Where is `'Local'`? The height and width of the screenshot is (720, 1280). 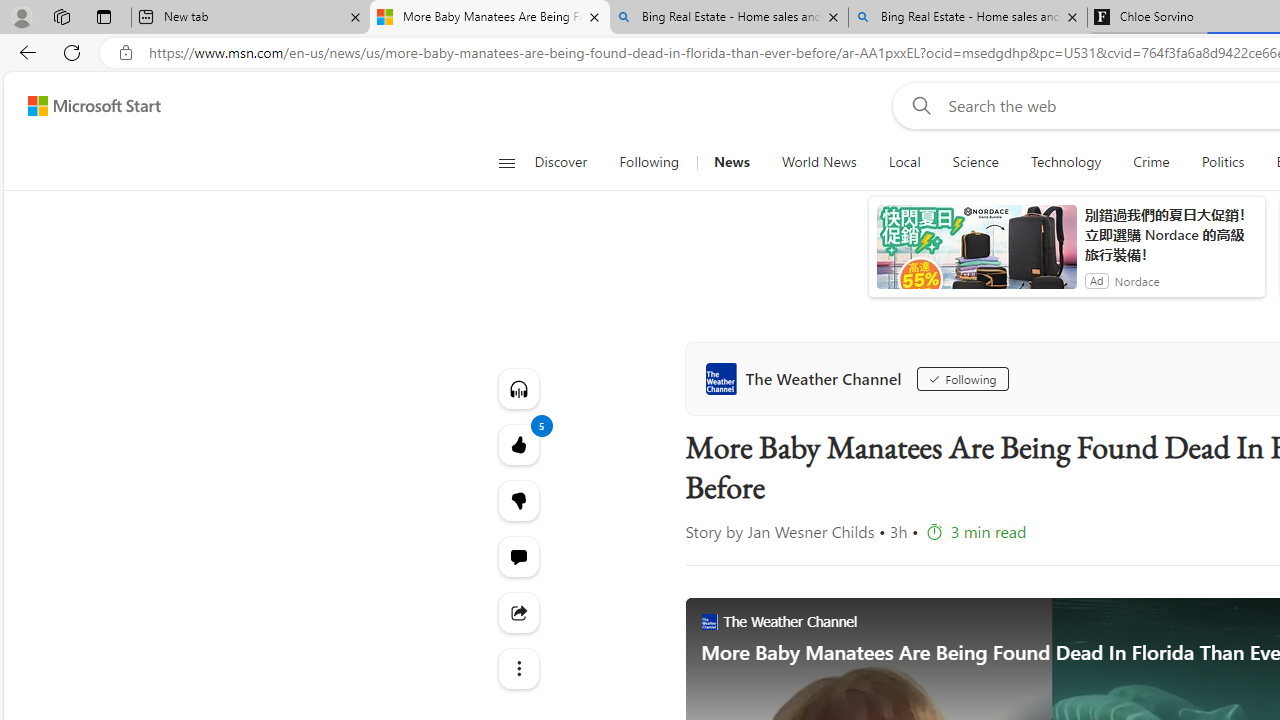
'Local' is located at coordinates (903, 162).